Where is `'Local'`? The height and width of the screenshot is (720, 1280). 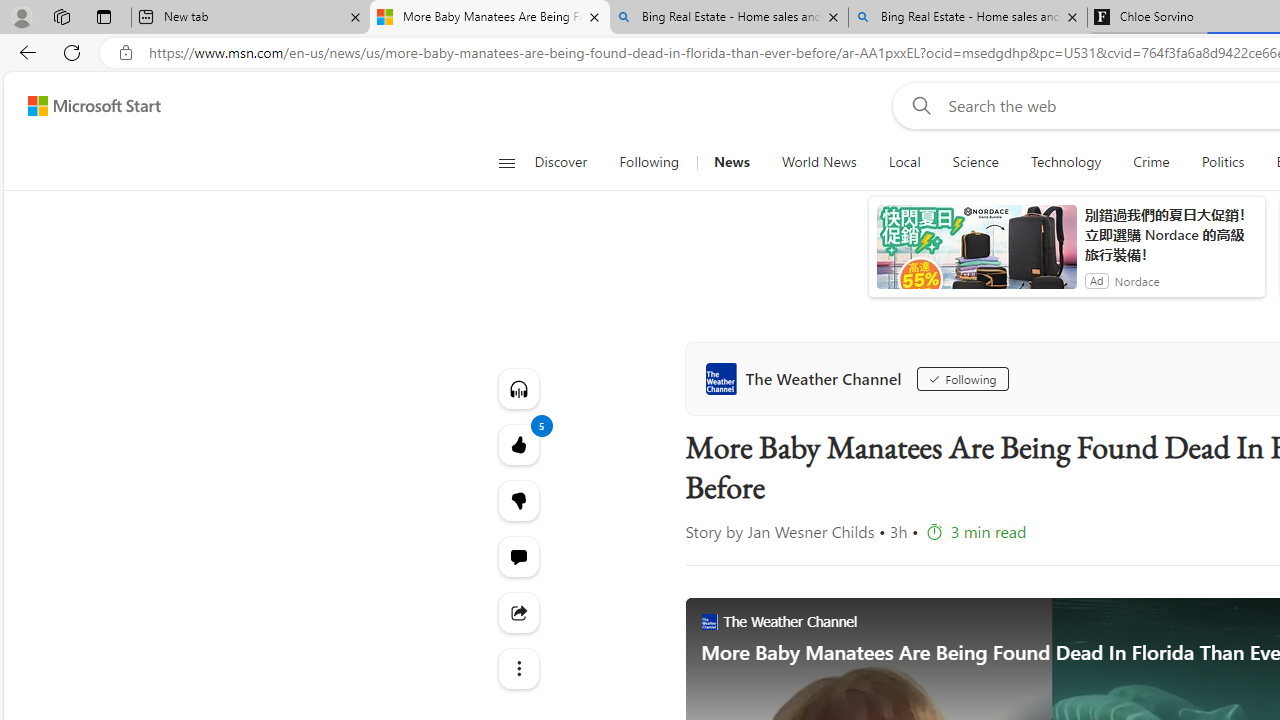
'Local' is located at coordinates (903, 162).